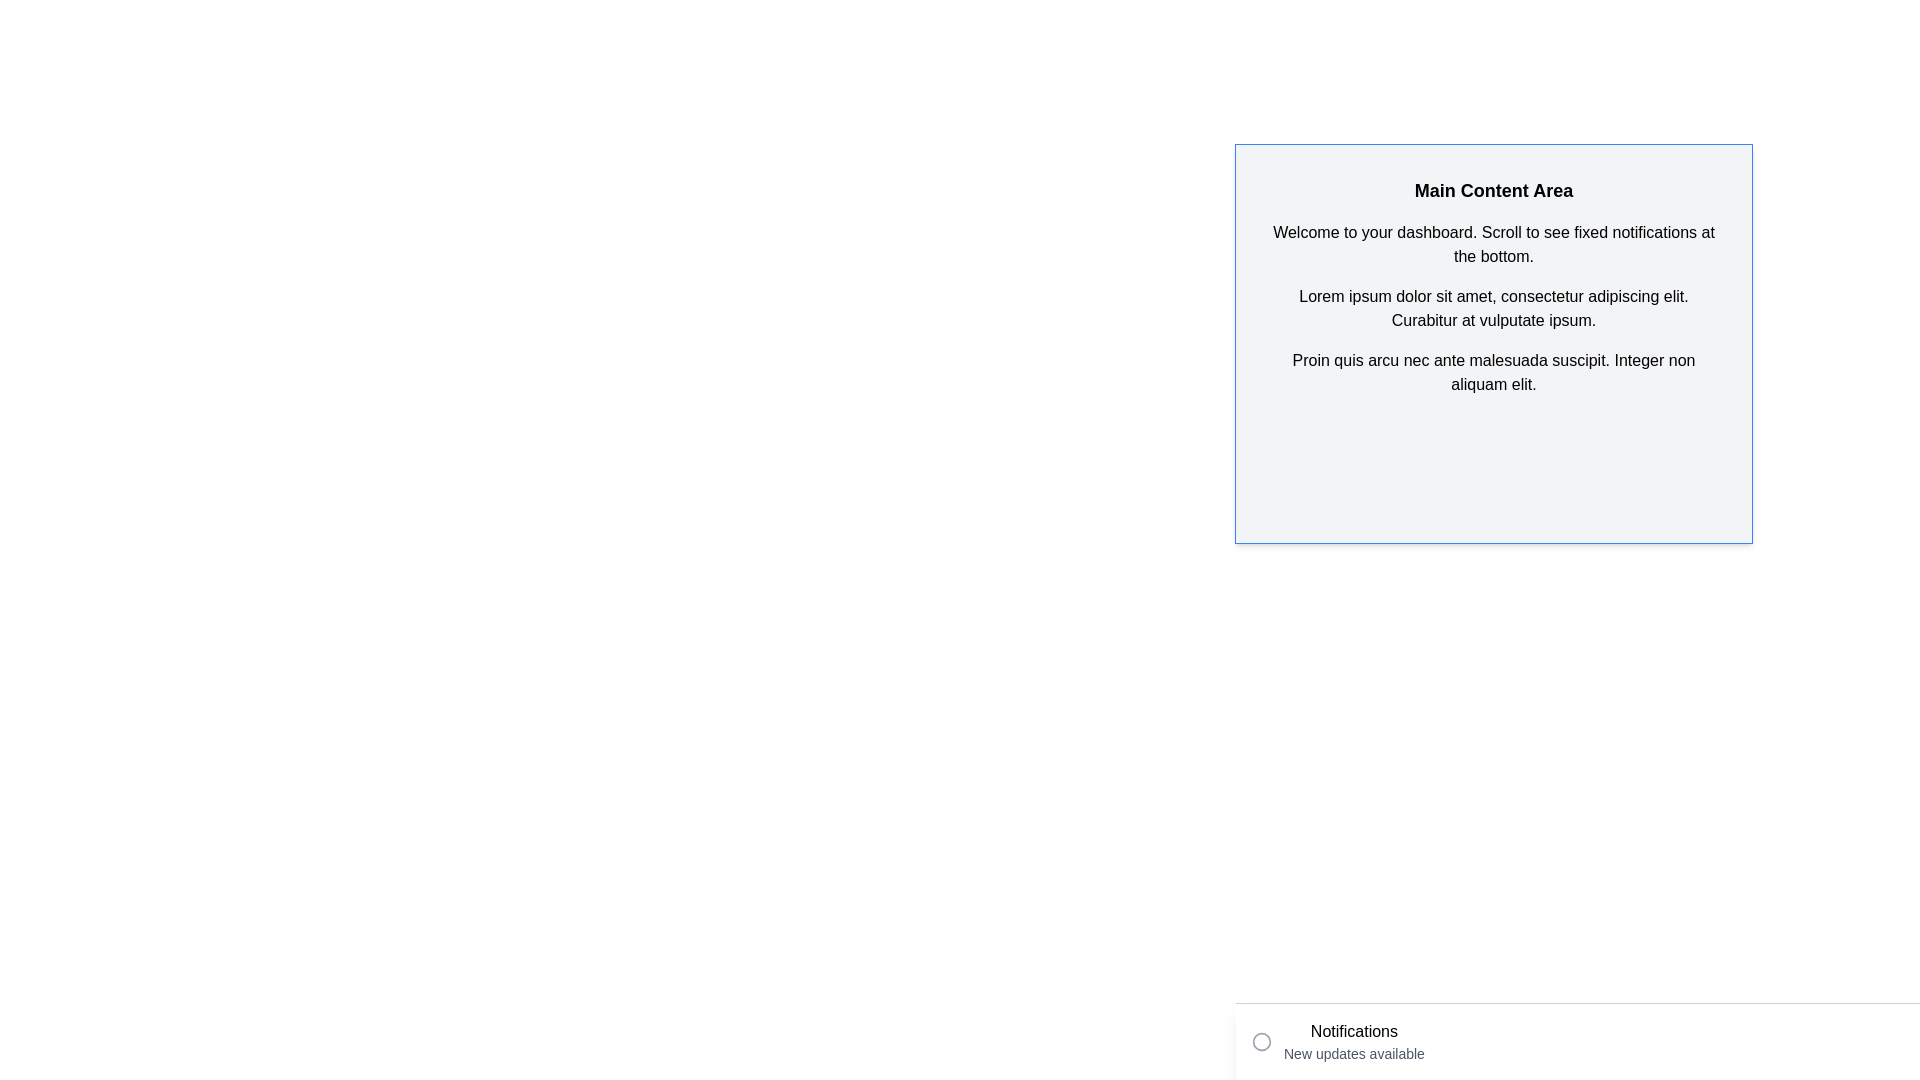 Image resolution: width=1920 pixels, height=1080 pixels. I want to click on the Text block that displays notification updates, located at the bottom-right side of the interface, adjacent to a circular icon, so click(1354, 1040).